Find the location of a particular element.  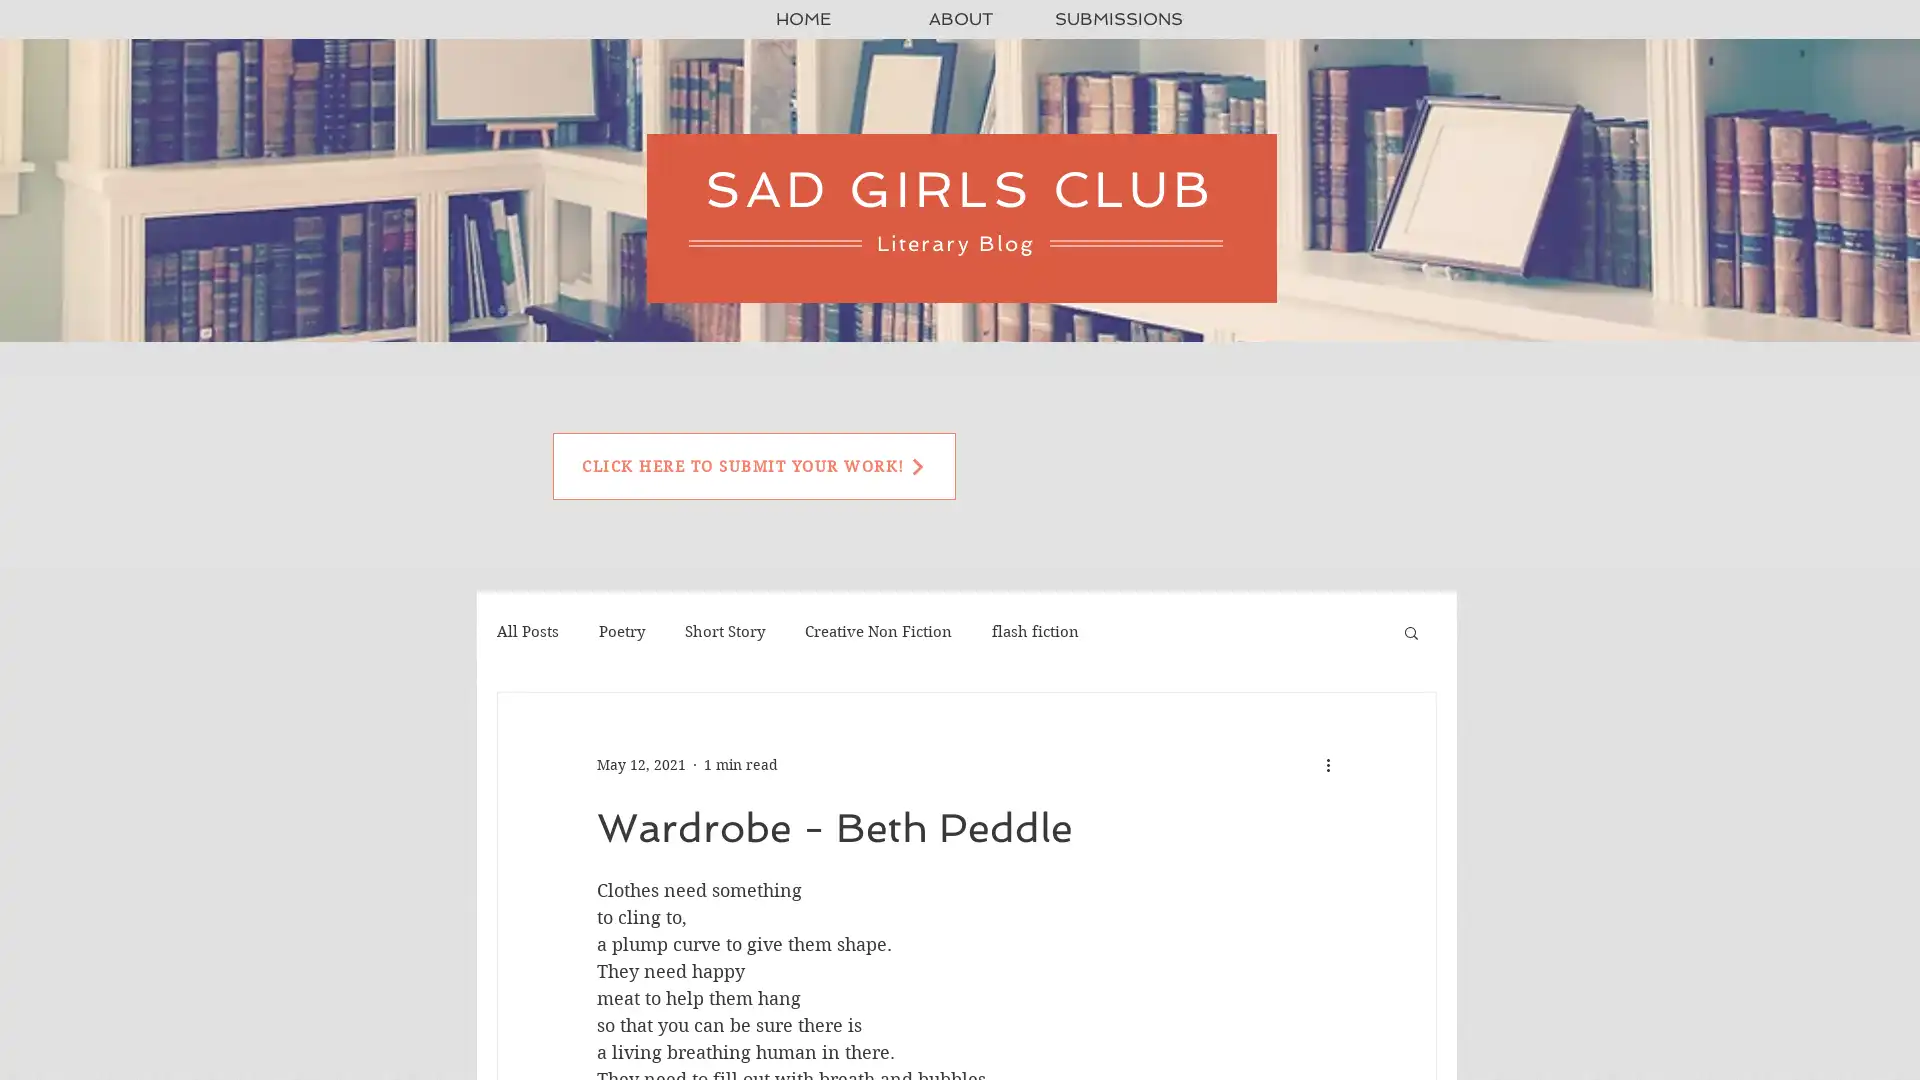

Short Story is located at coordinates (723, 632).